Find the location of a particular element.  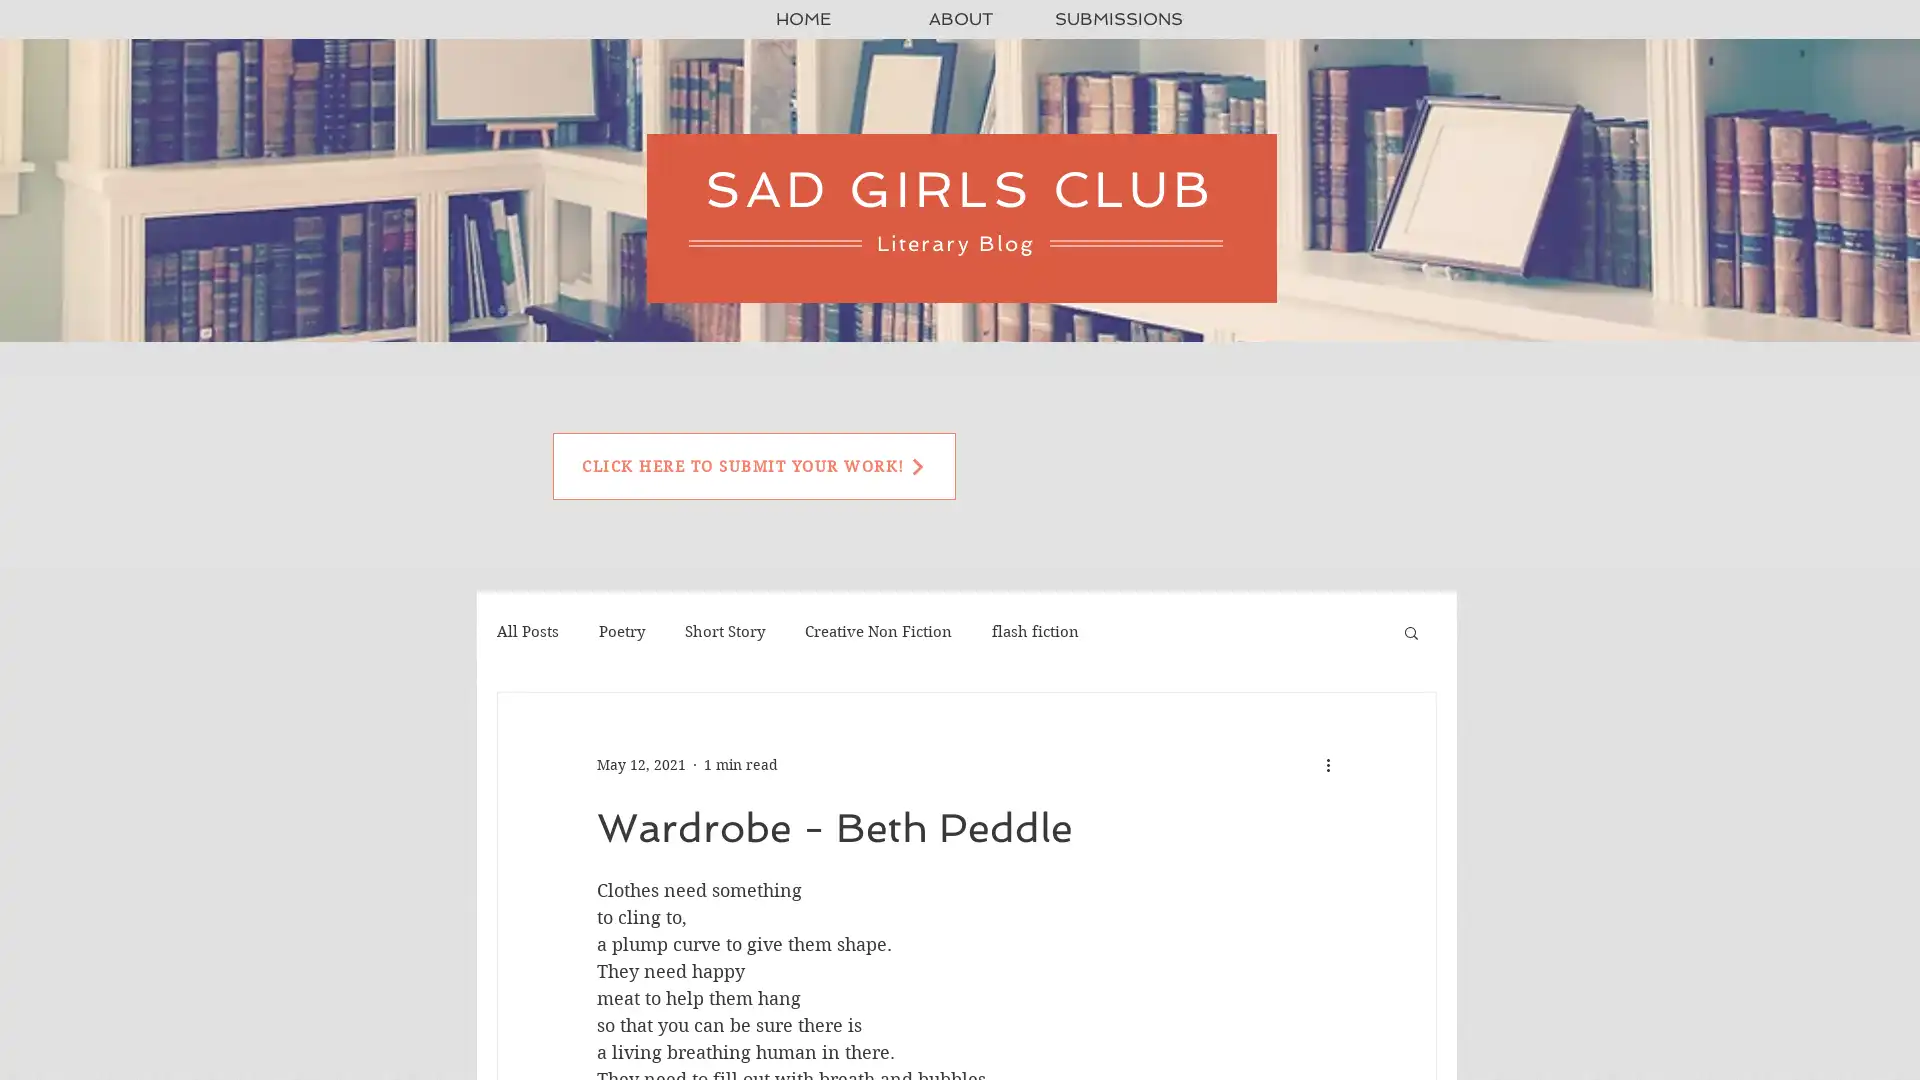

Short Story is located at coordinates (723, 632).